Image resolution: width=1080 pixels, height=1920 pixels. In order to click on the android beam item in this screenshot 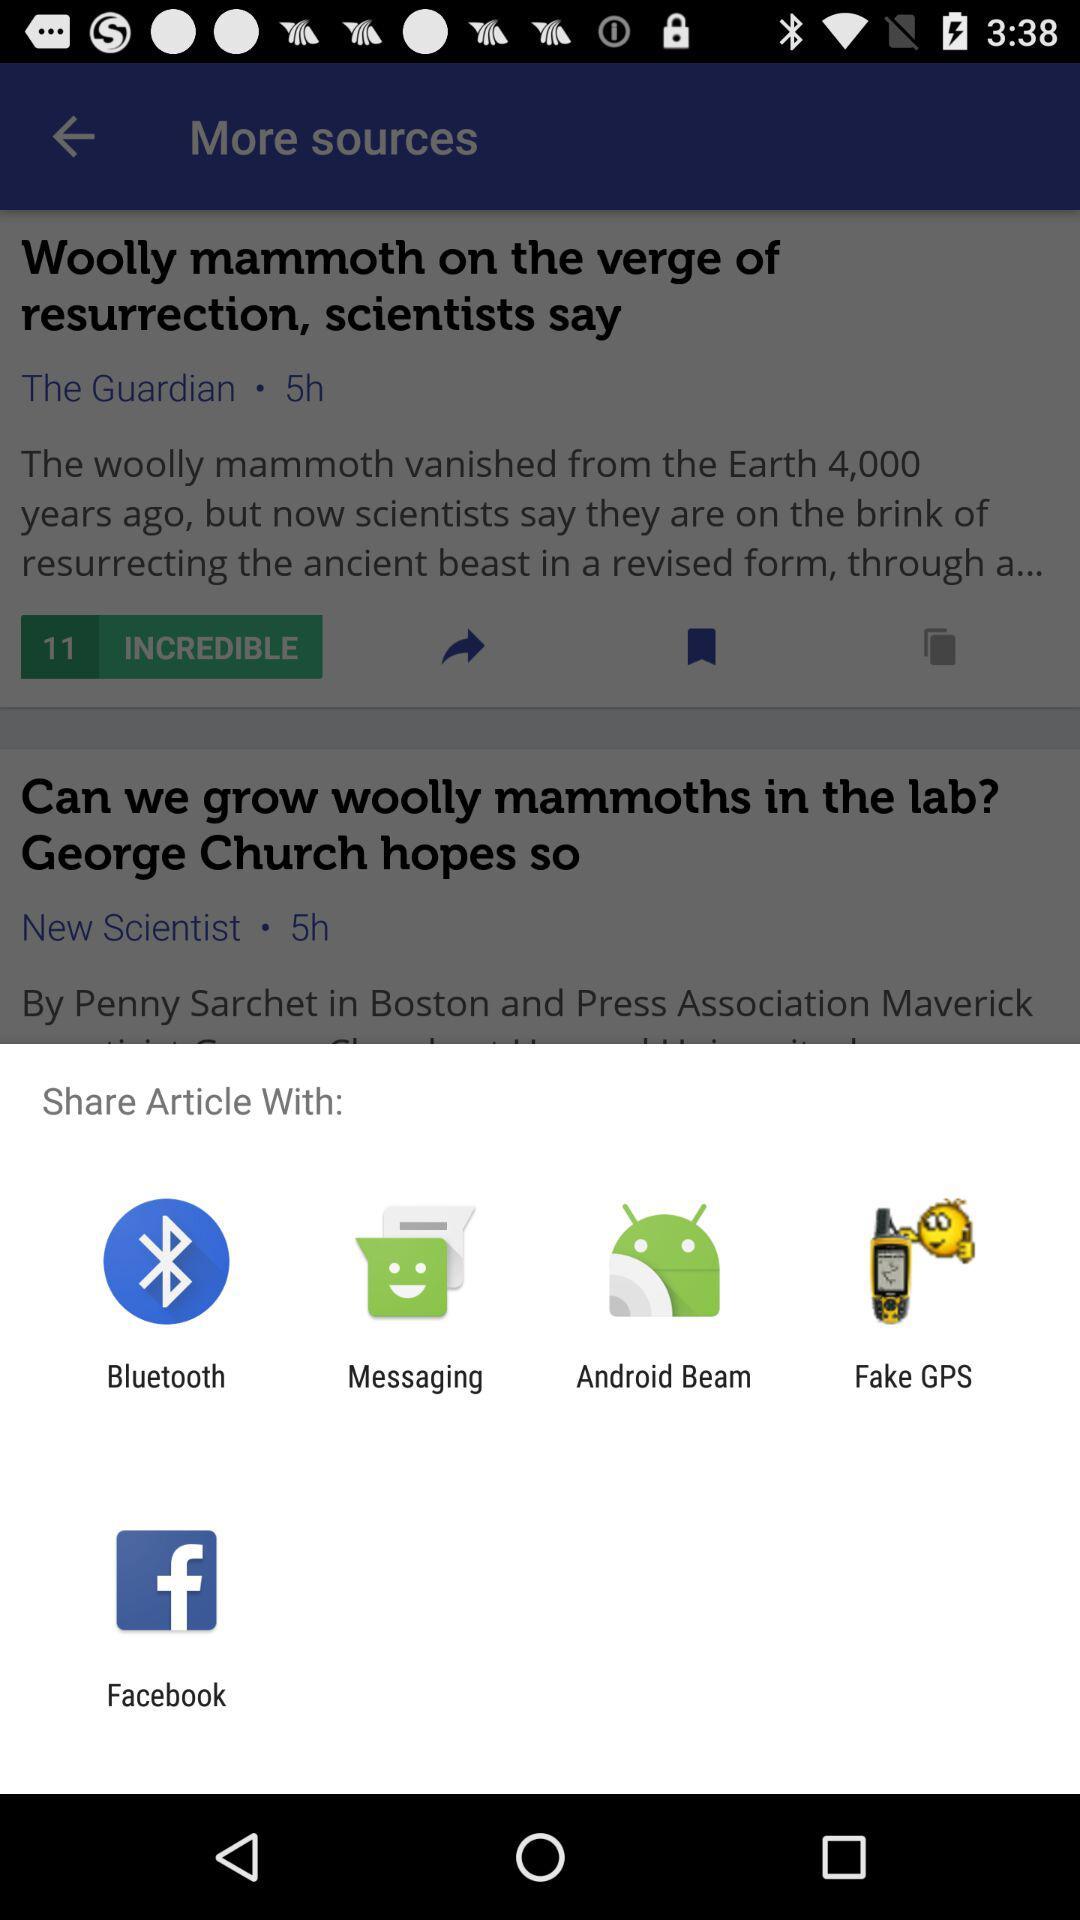, I will do `click(664, 1392)`.